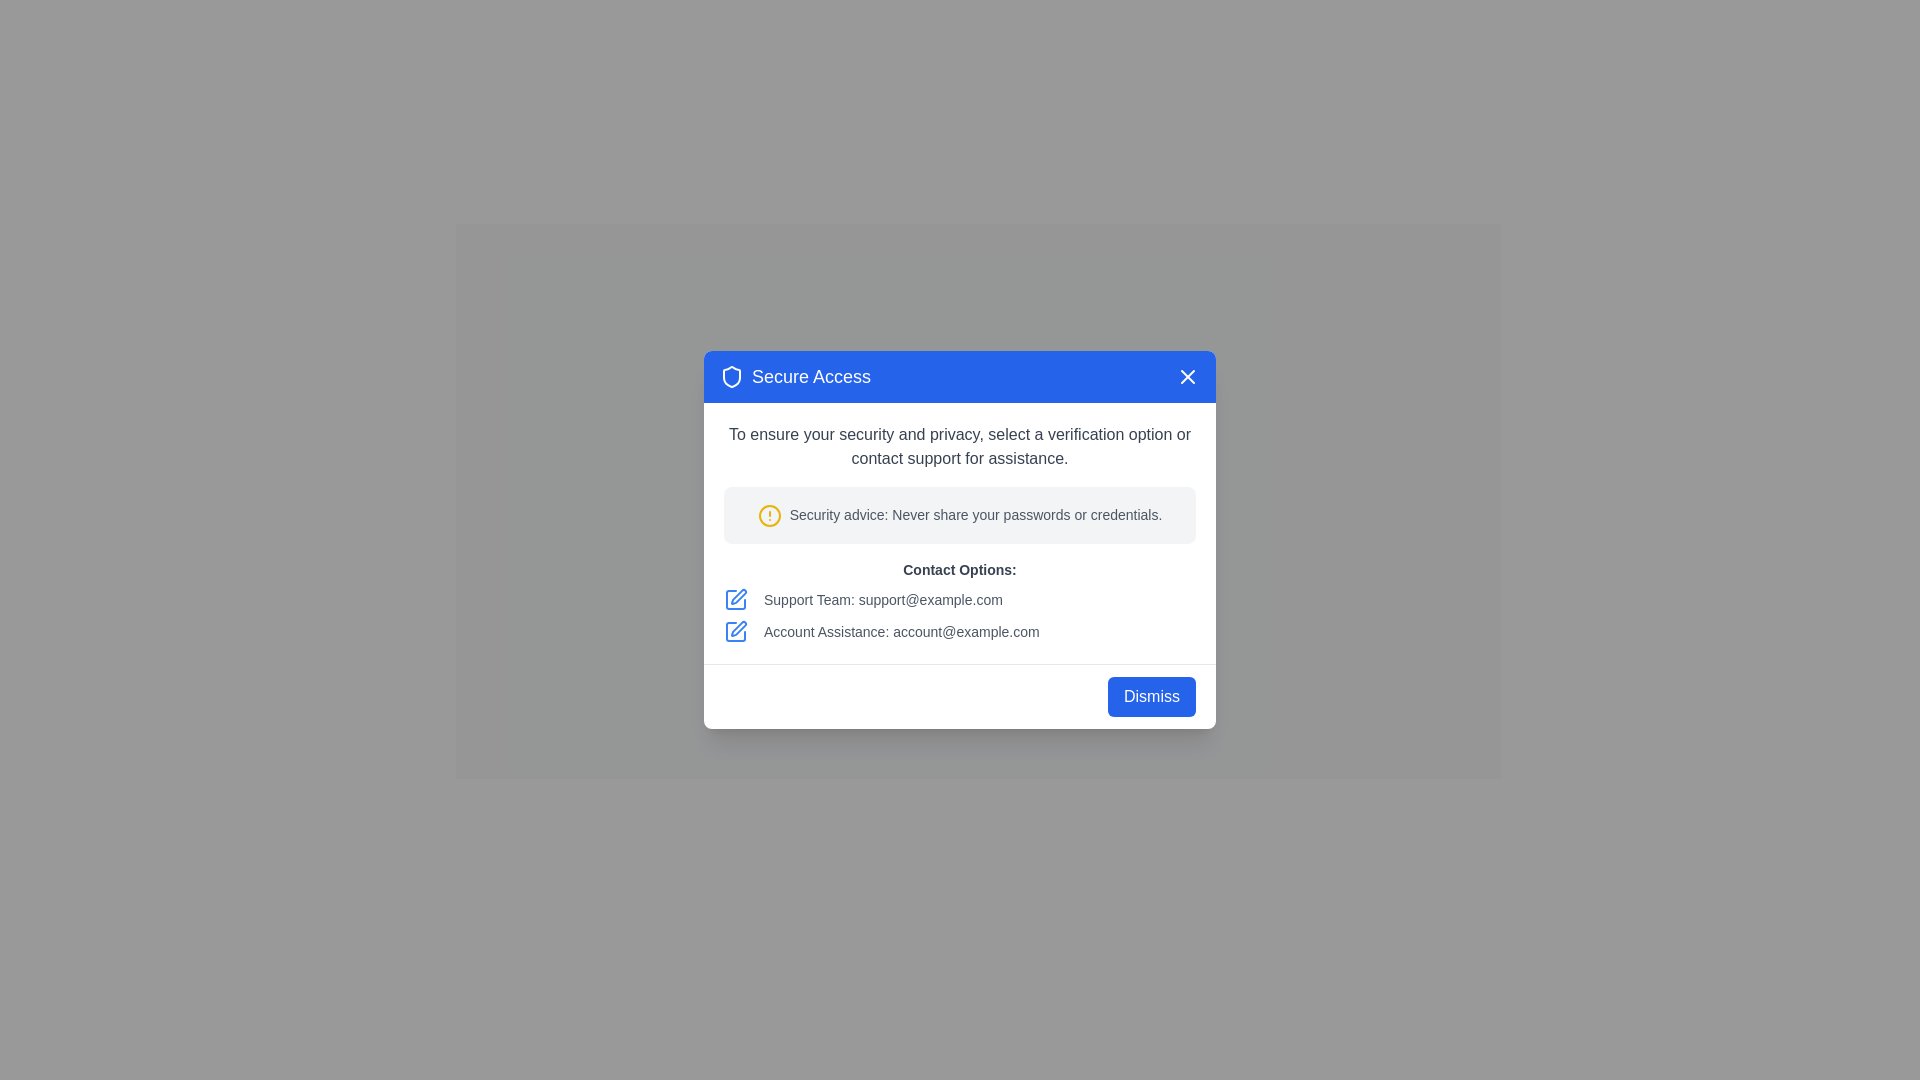  What do you see at coordinates (1188, 377) in the screenshot?
I see `the close button located in the top-right corner of the 'Secure Access' blue header` at bounding box center [1188, 377].